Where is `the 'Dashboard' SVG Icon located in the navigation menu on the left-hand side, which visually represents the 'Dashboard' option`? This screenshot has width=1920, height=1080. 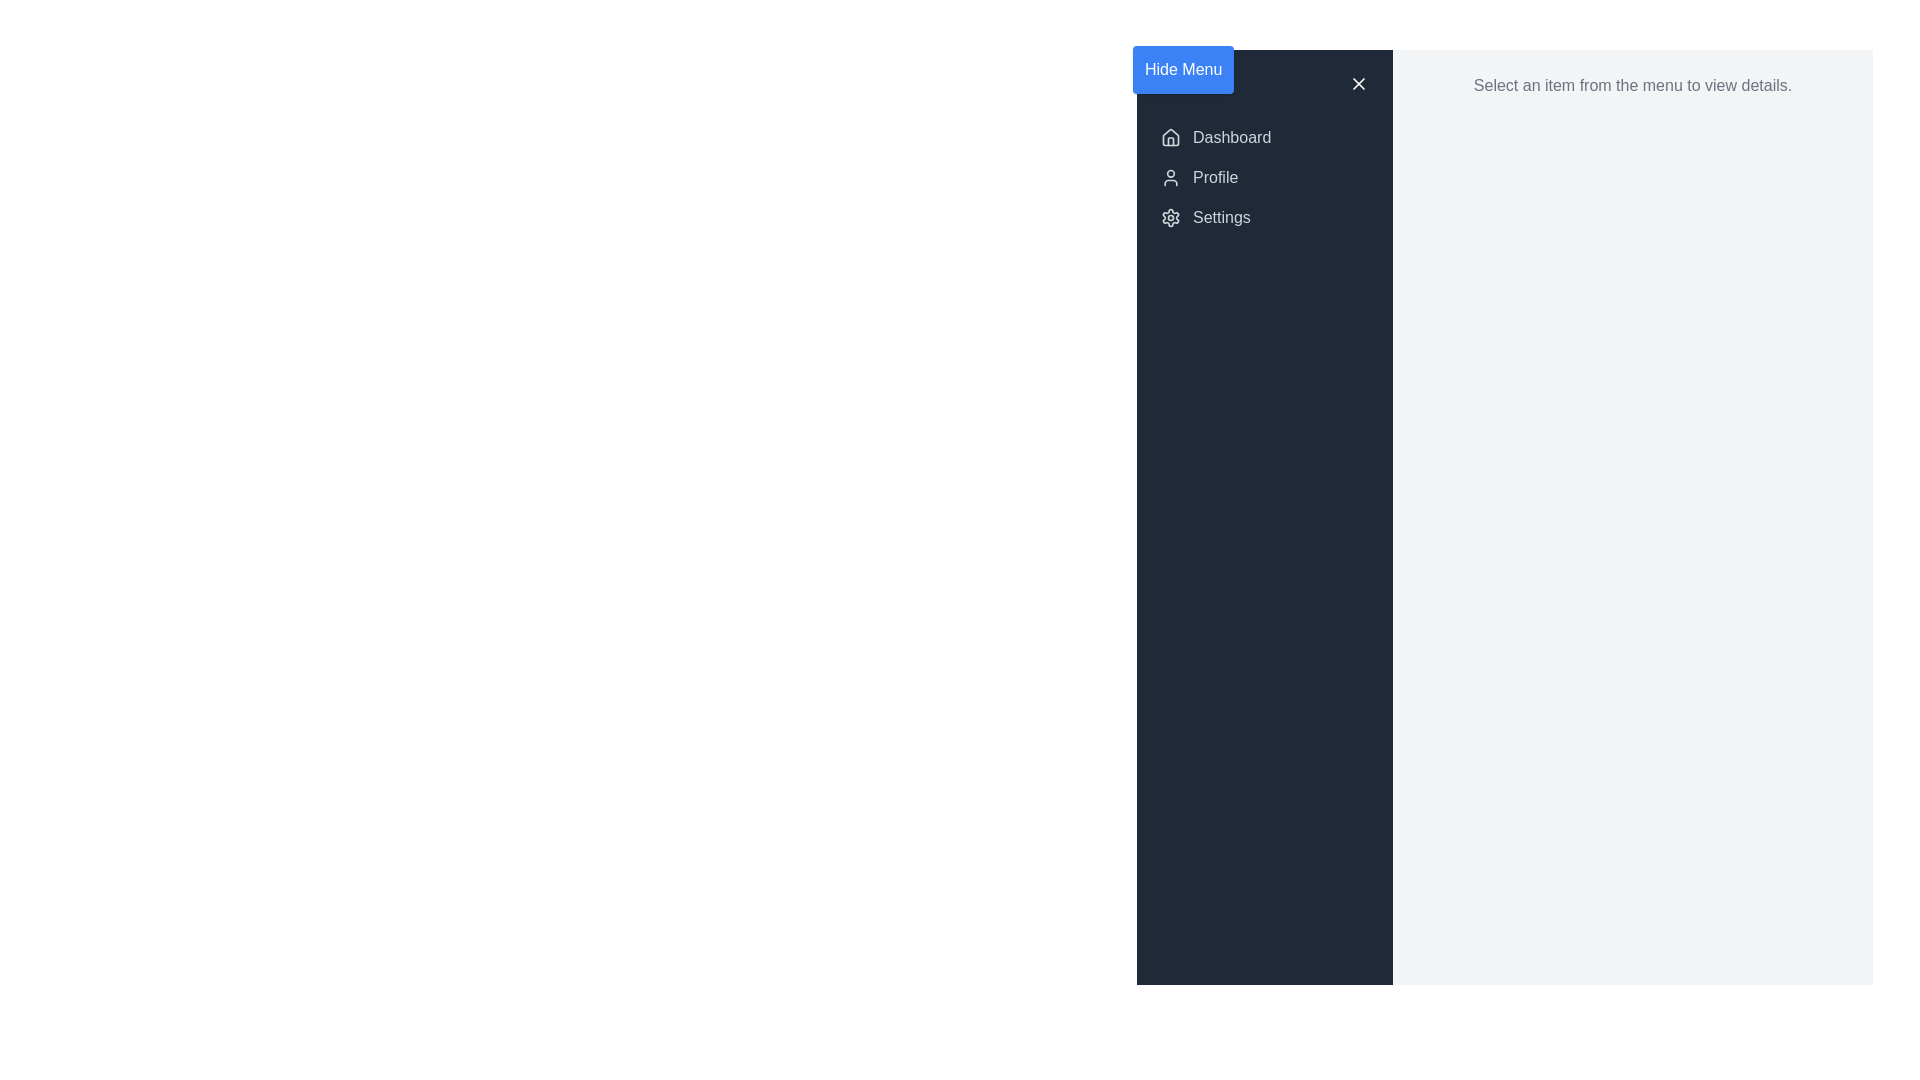 the 'Dashboard' SVG Icon located in the navigation menu on the left-hand side, which visually represents the 'Dashboard' option is located at coordinates (1171, 137).